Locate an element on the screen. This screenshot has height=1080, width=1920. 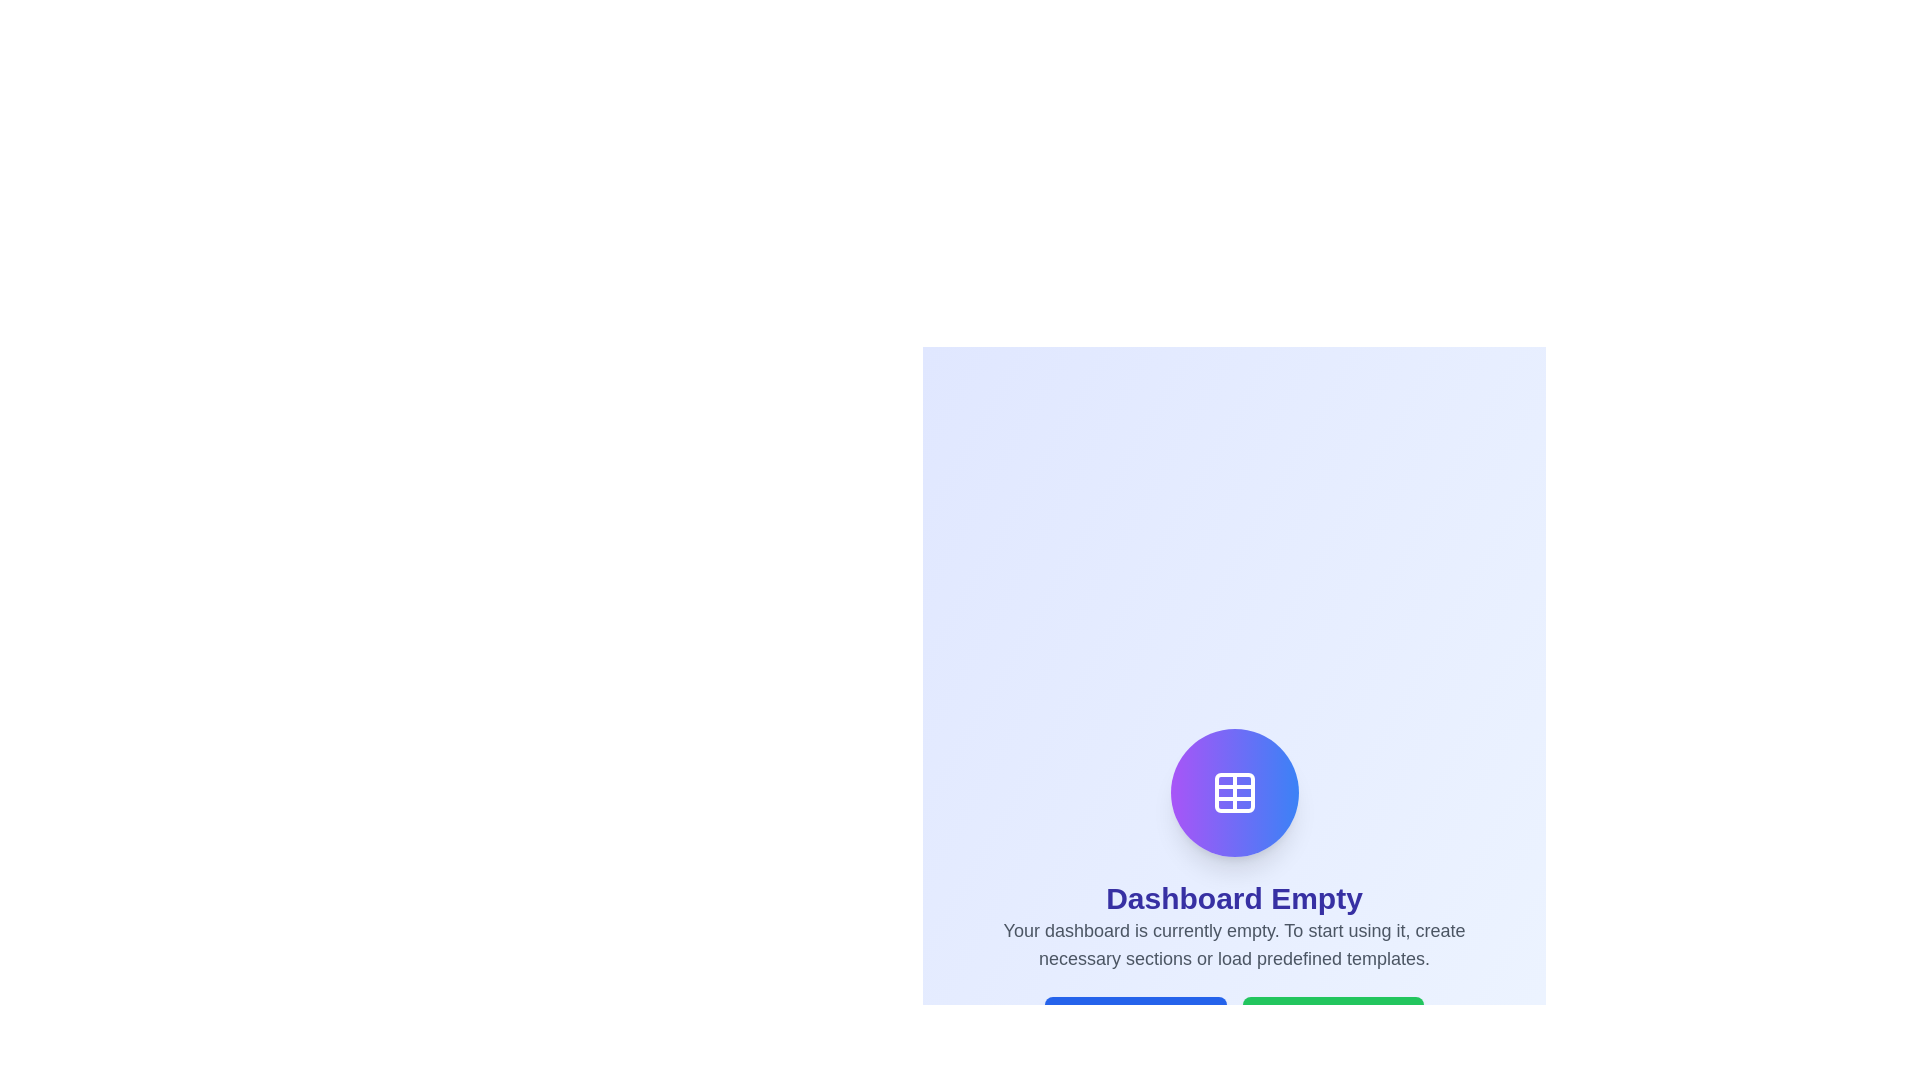
the 'Create Section' button to observe any hover effects, as it is positioned to the left of the 'Load Template' button at the bottom of the interface is located at coordinates (1136, 1021).